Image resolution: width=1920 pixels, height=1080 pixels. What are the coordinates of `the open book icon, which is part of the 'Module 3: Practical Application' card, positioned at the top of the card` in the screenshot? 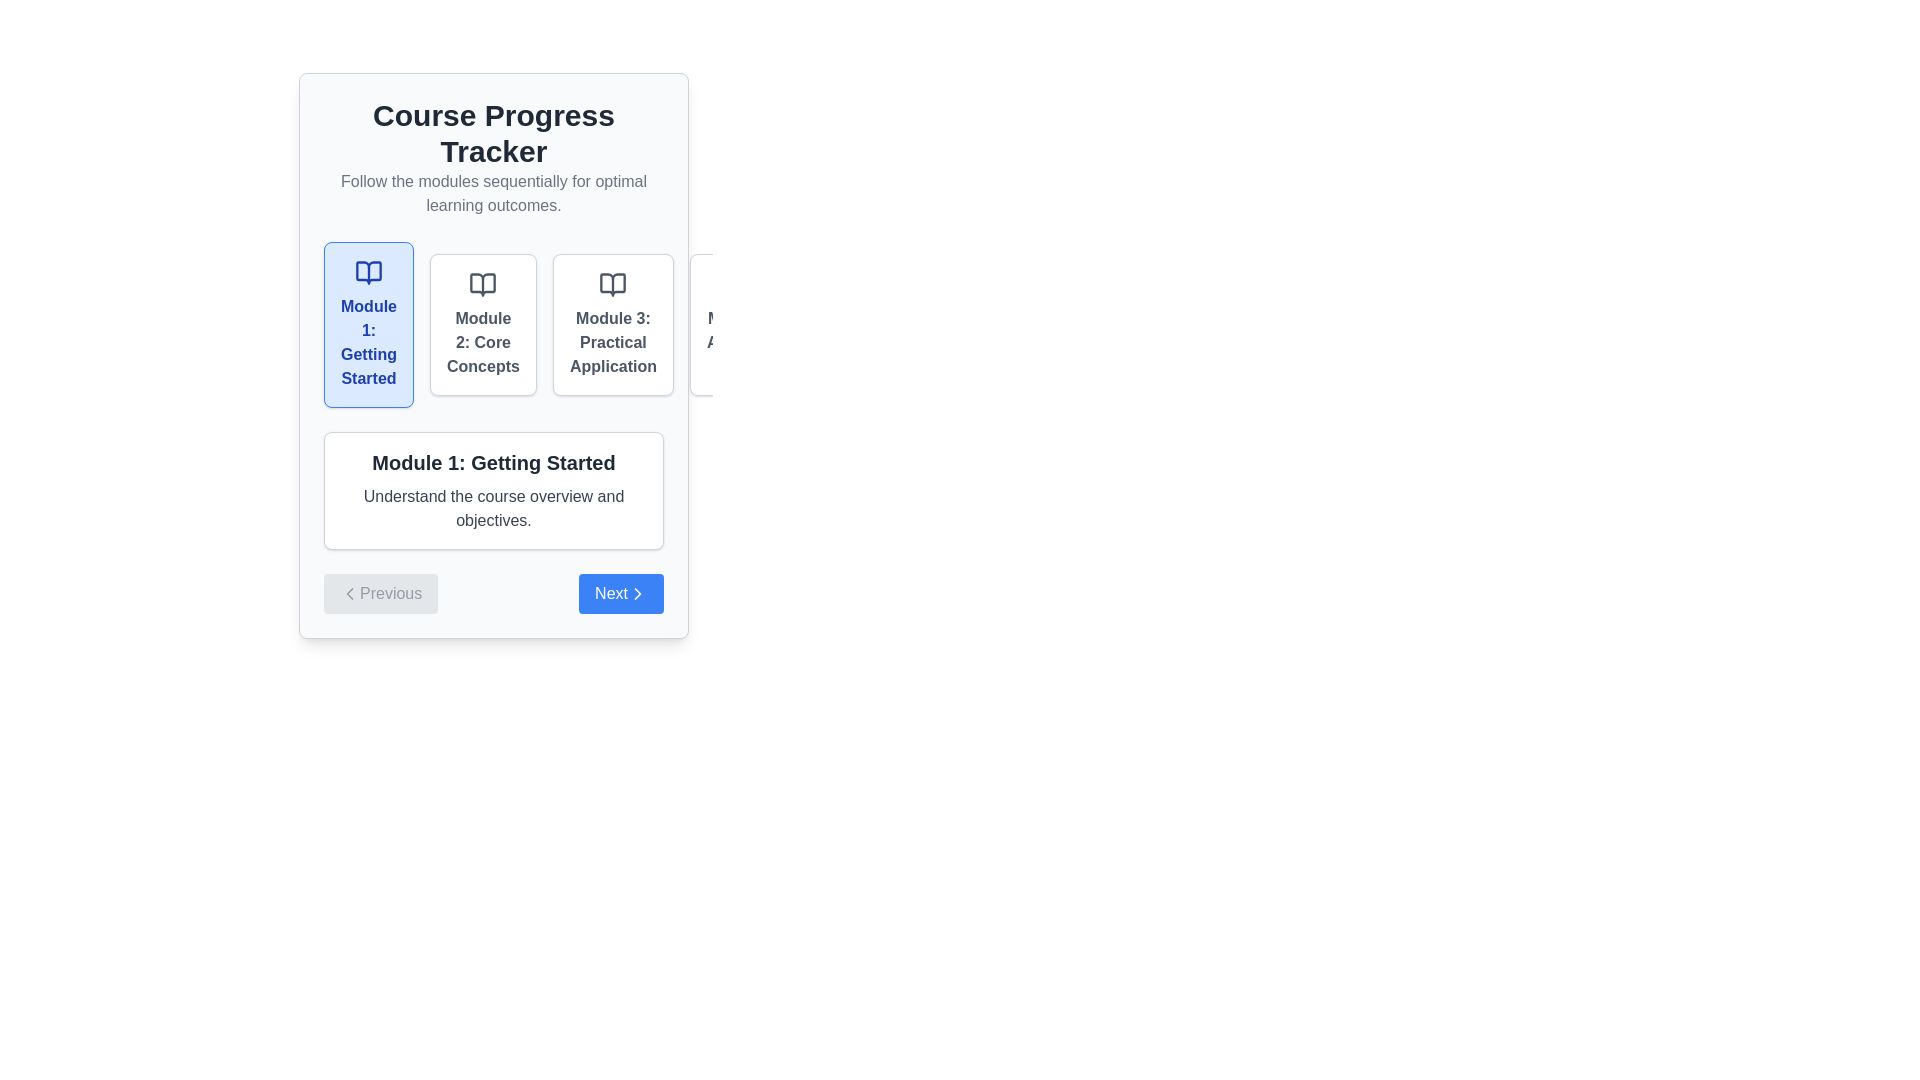 It's located at (612, 285).